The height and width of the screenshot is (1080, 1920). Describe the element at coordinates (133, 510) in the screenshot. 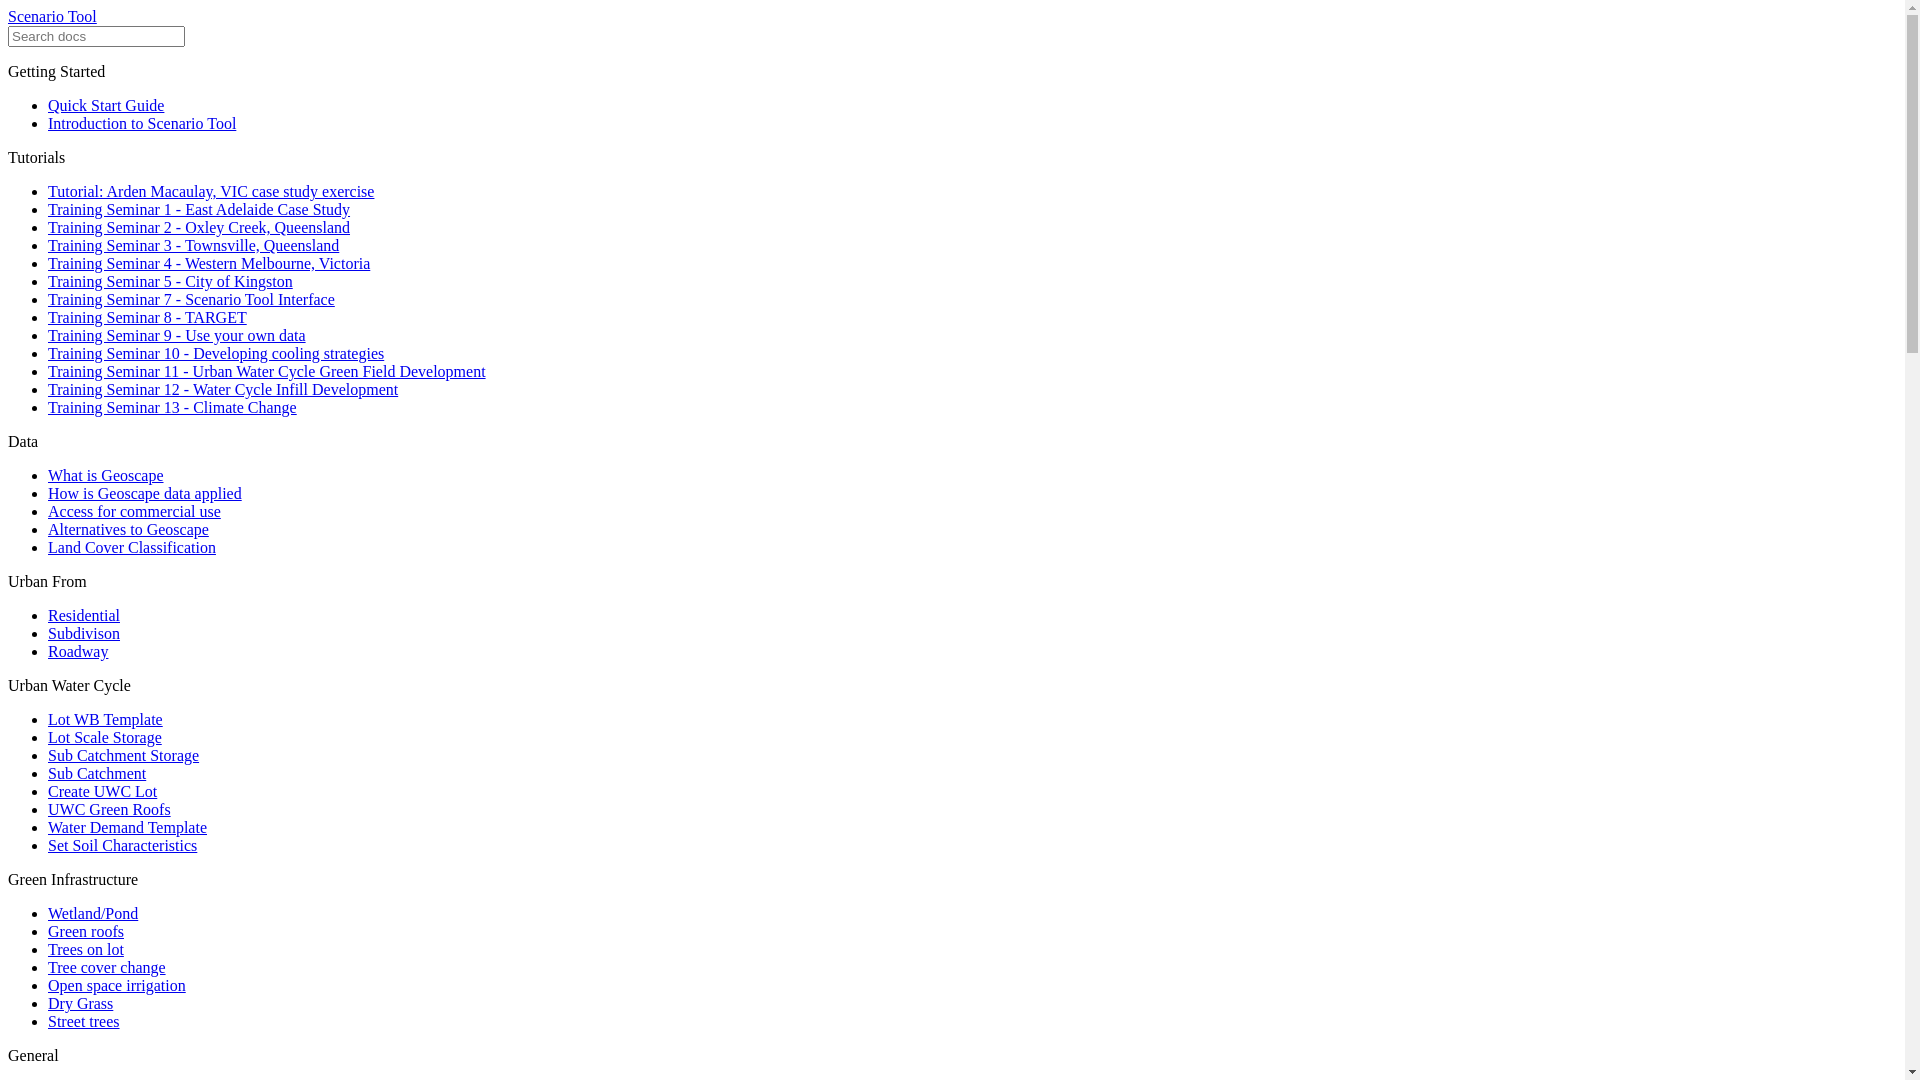

I see `'Access for commercial use'` at that location.